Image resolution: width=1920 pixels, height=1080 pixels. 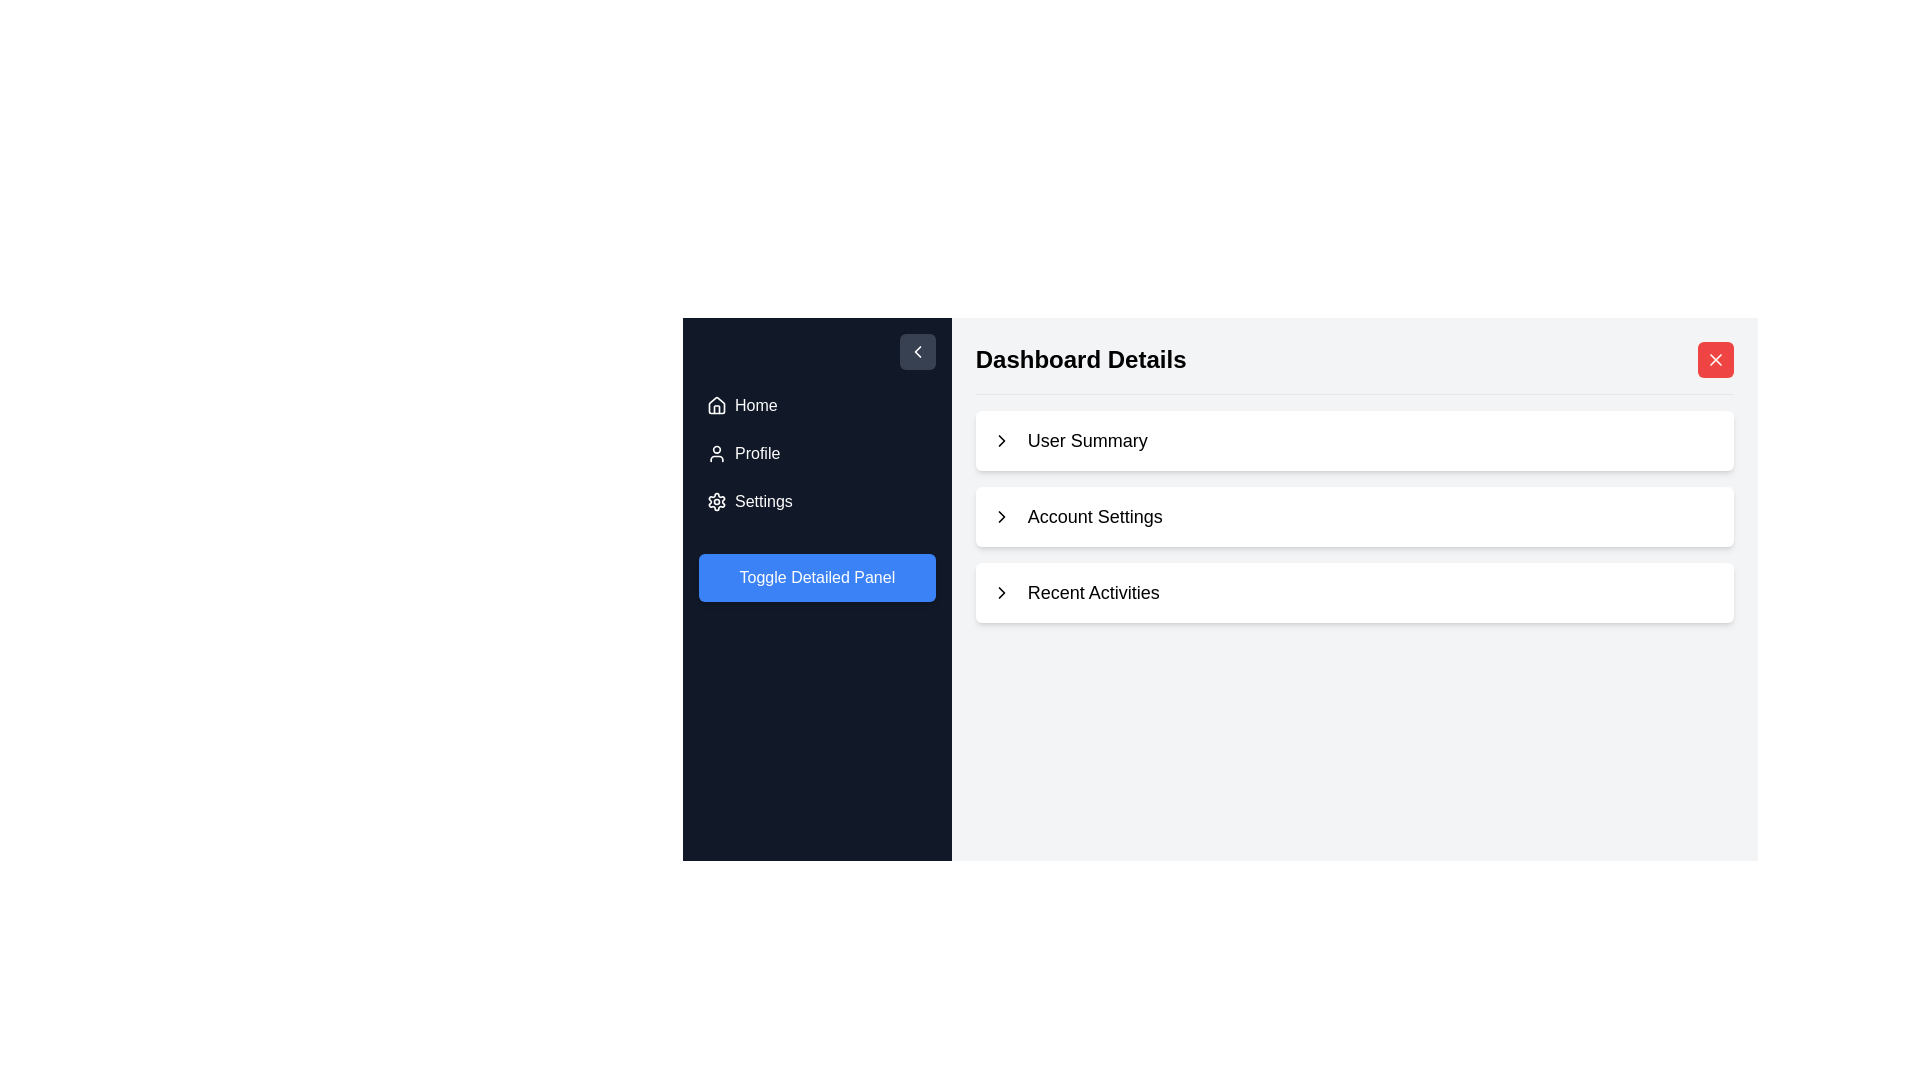 What do you see at coordinates (1092, 592) in the screenshot?
I see `the 'Recent Activities' text label, which is styled with a larger font size and located within the 'Dashboard Details' section, specifically in the bottom portion of the right pane` at bounding box center [1092, 592].